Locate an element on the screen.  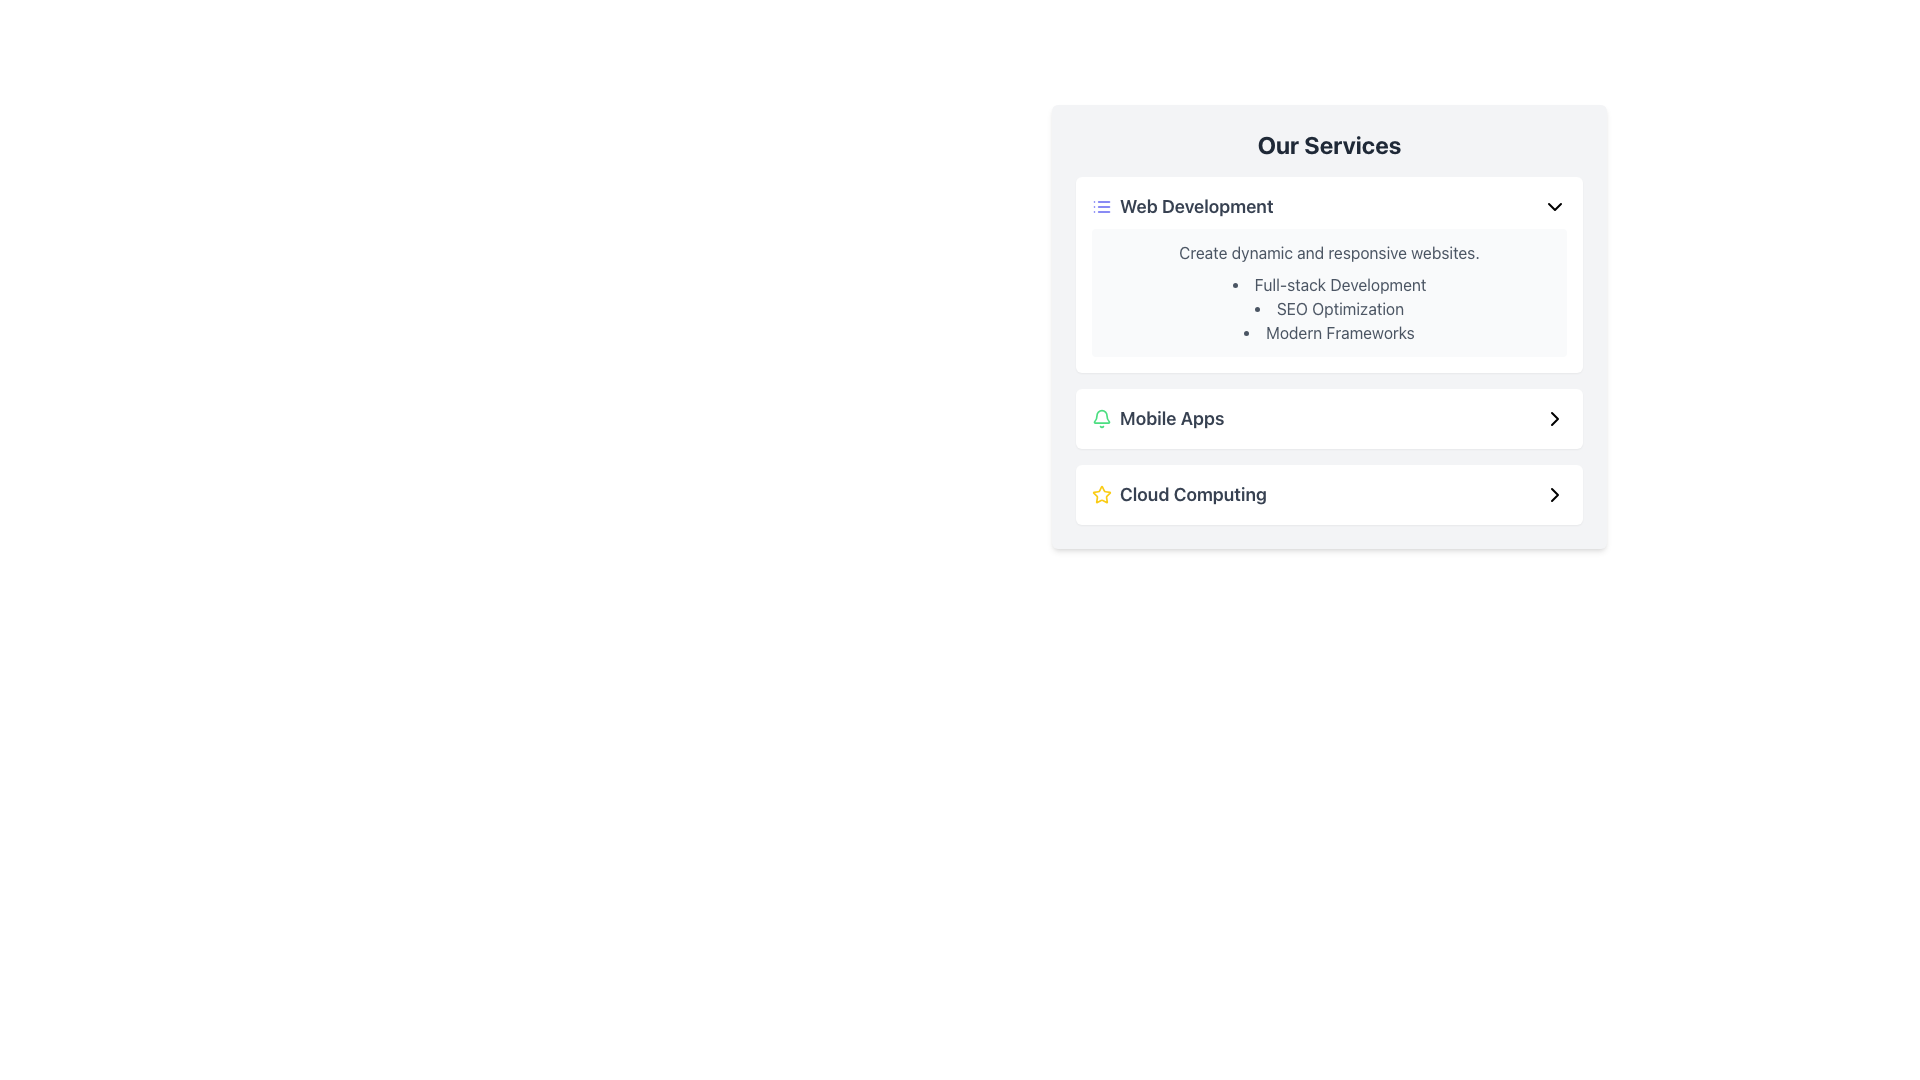
the star icon located to the left of the 'Cloud Computing' text in the 'Our Services' section, which is the third item in a vertical list is located at coordinates (1101, 494).